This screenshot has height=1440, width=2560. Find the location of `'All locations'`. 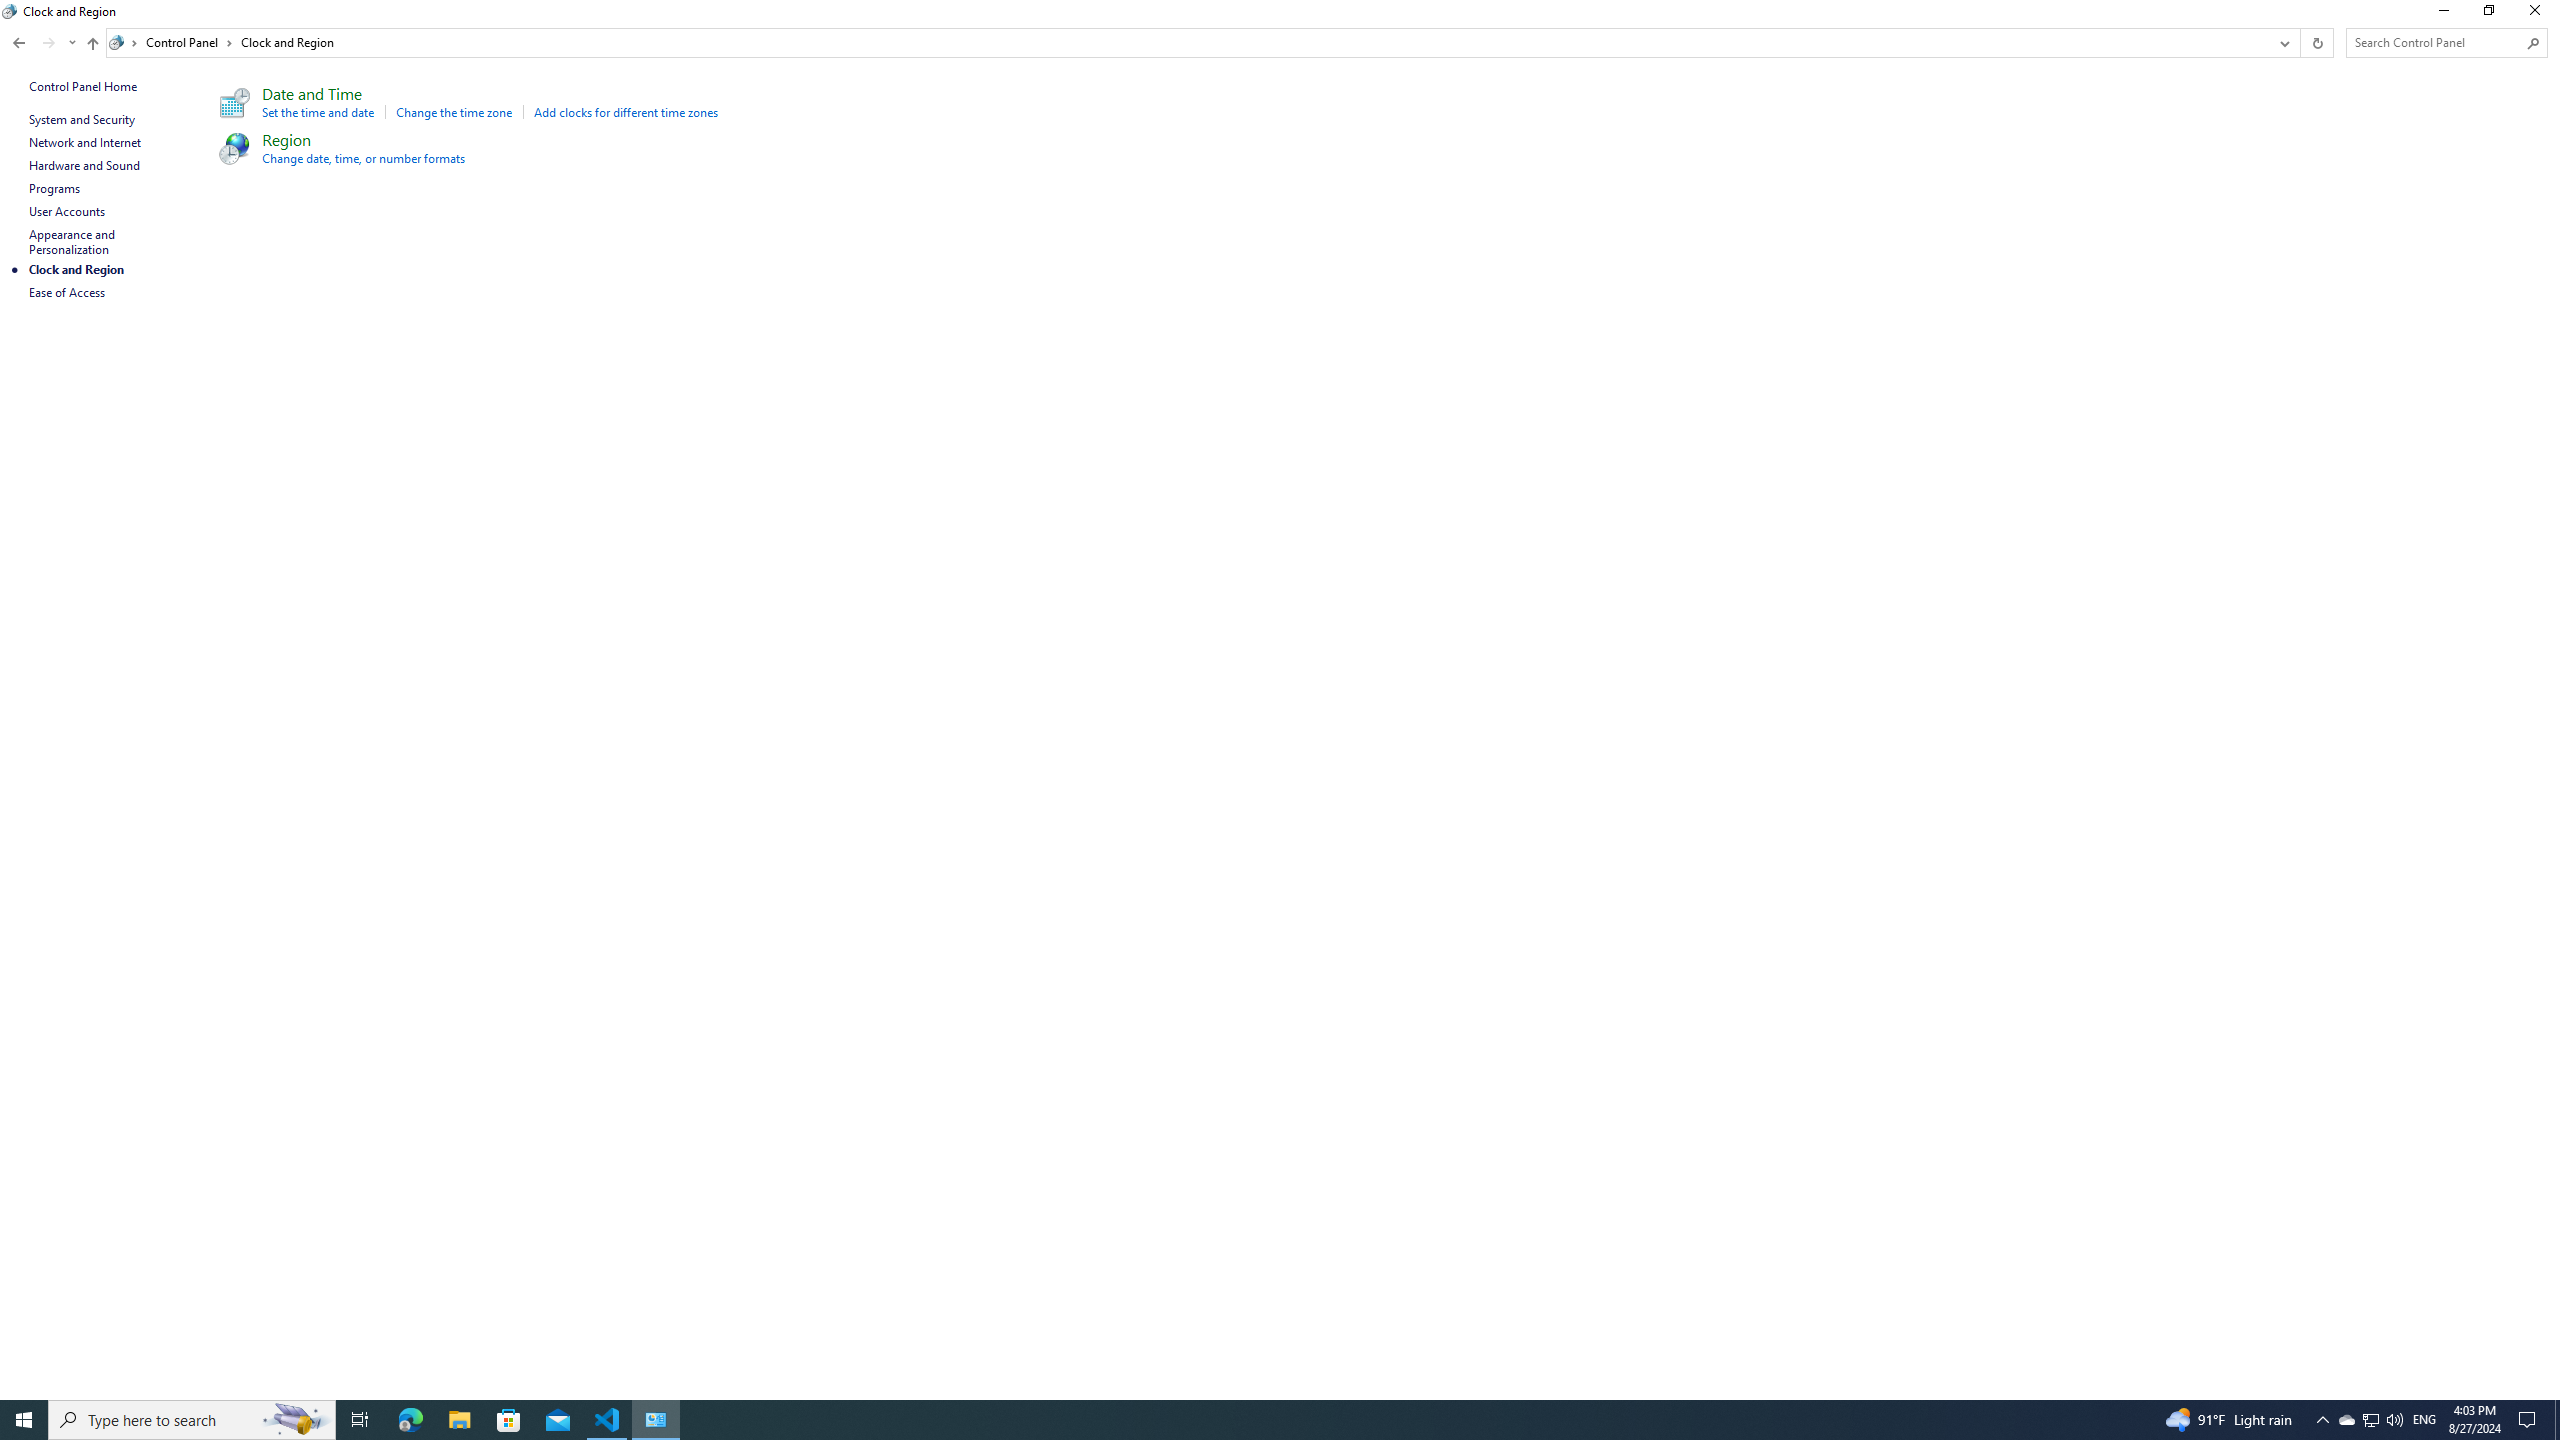

'All locations' is located at coordinates (123, 42).